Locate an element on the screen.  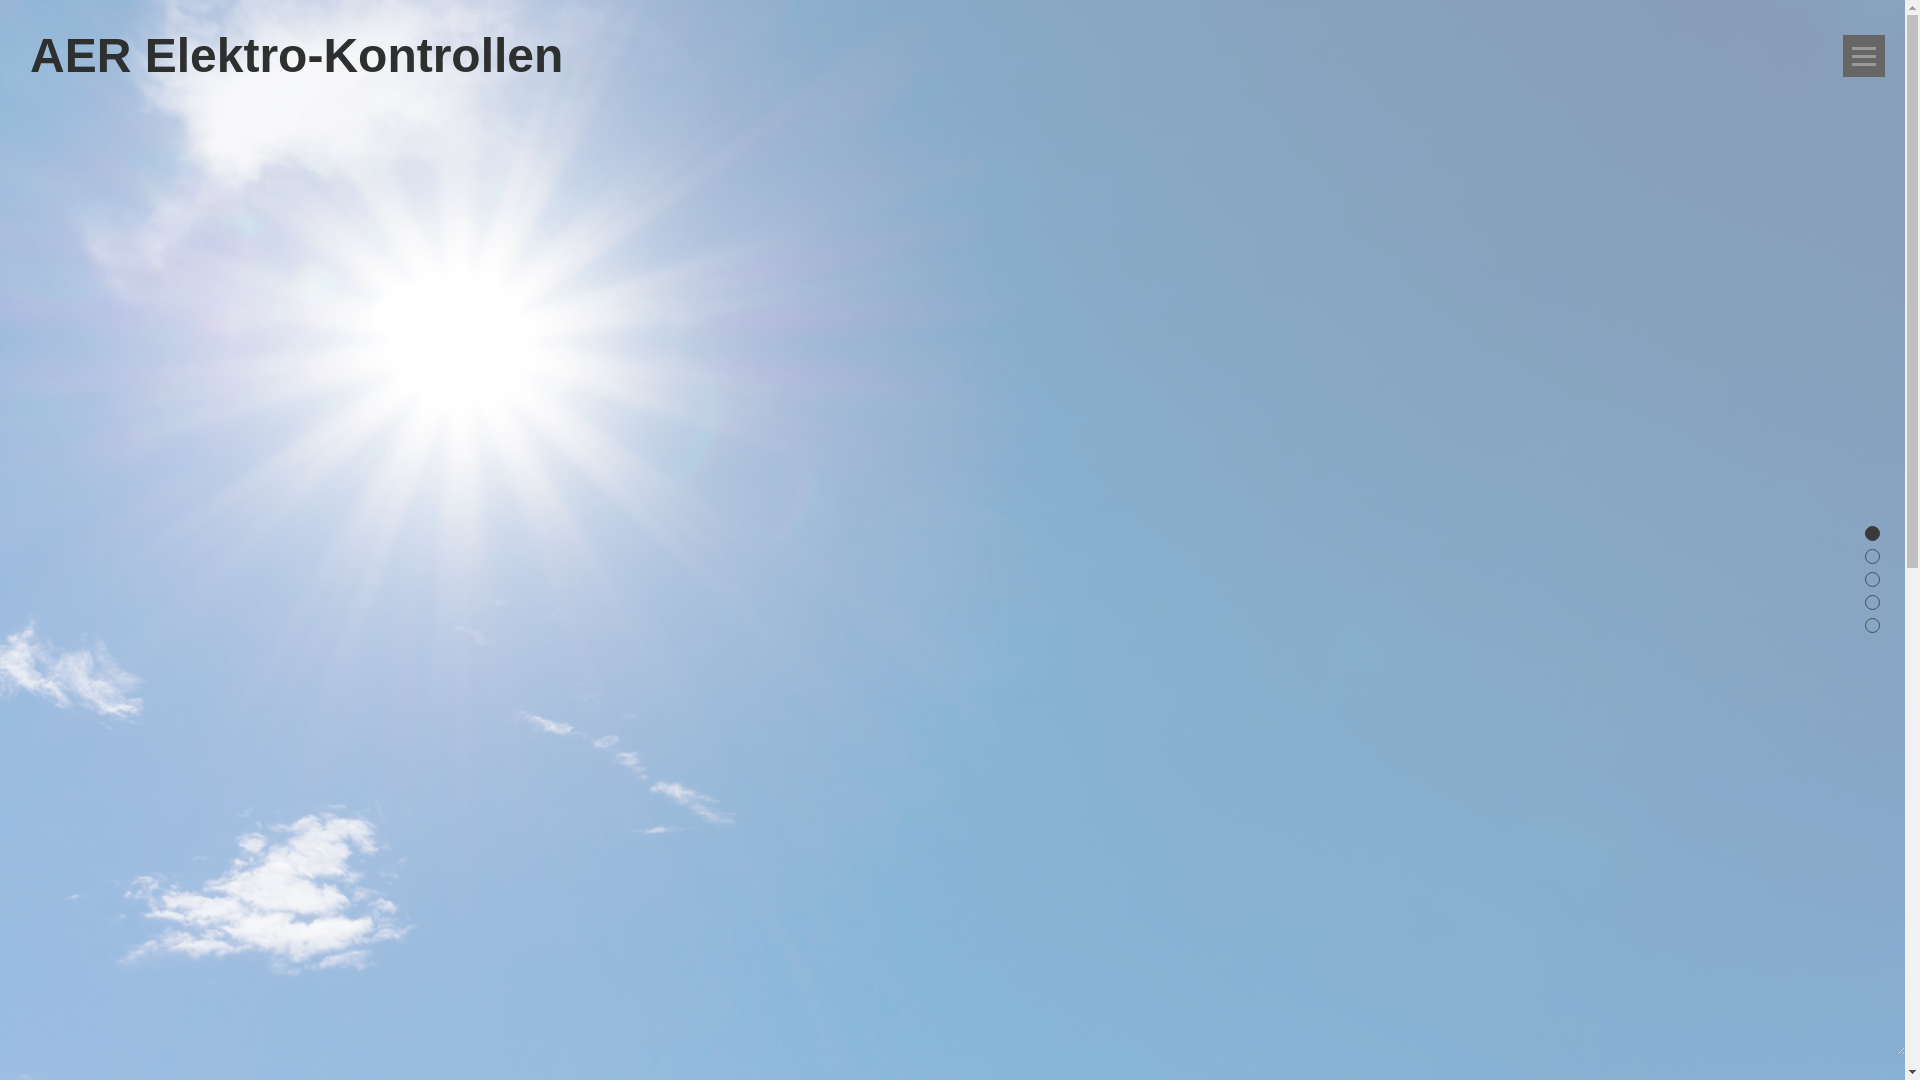
'AER Elektro-Kontrollen' is located at coordinates (295, 54).